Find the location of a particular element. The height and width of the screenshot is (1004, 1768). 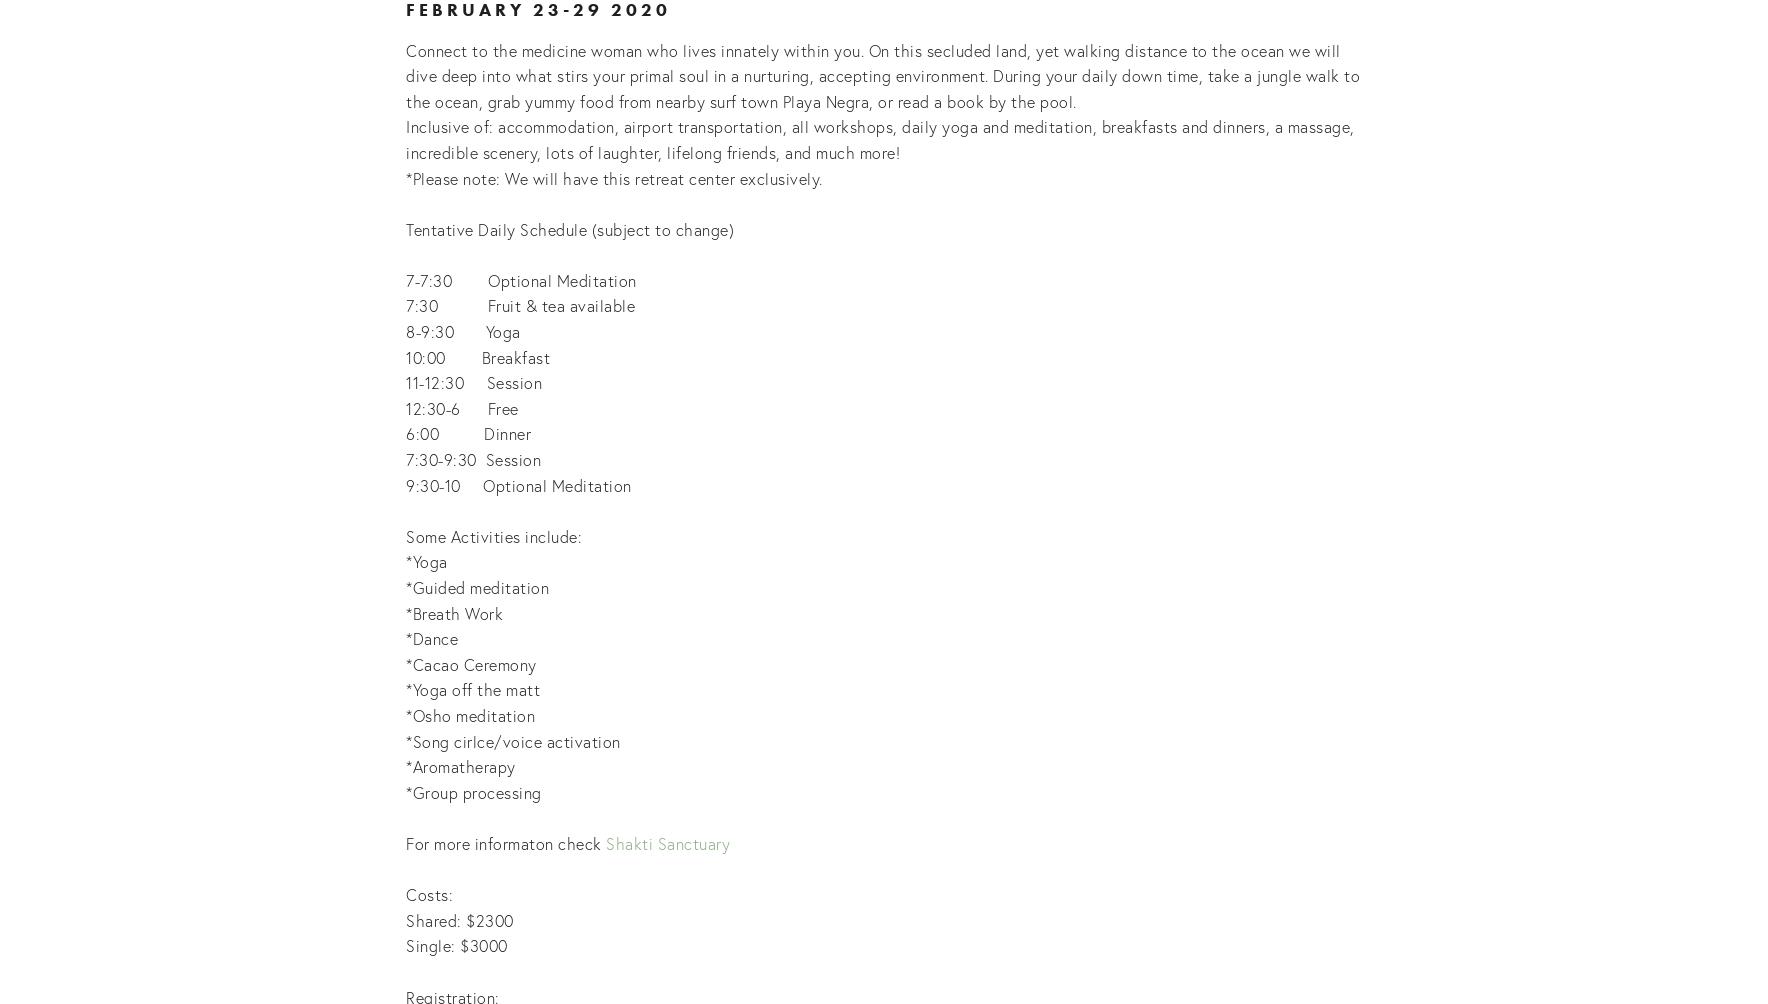

'10:00        Breakfast' is located at coordinates (477, 356).